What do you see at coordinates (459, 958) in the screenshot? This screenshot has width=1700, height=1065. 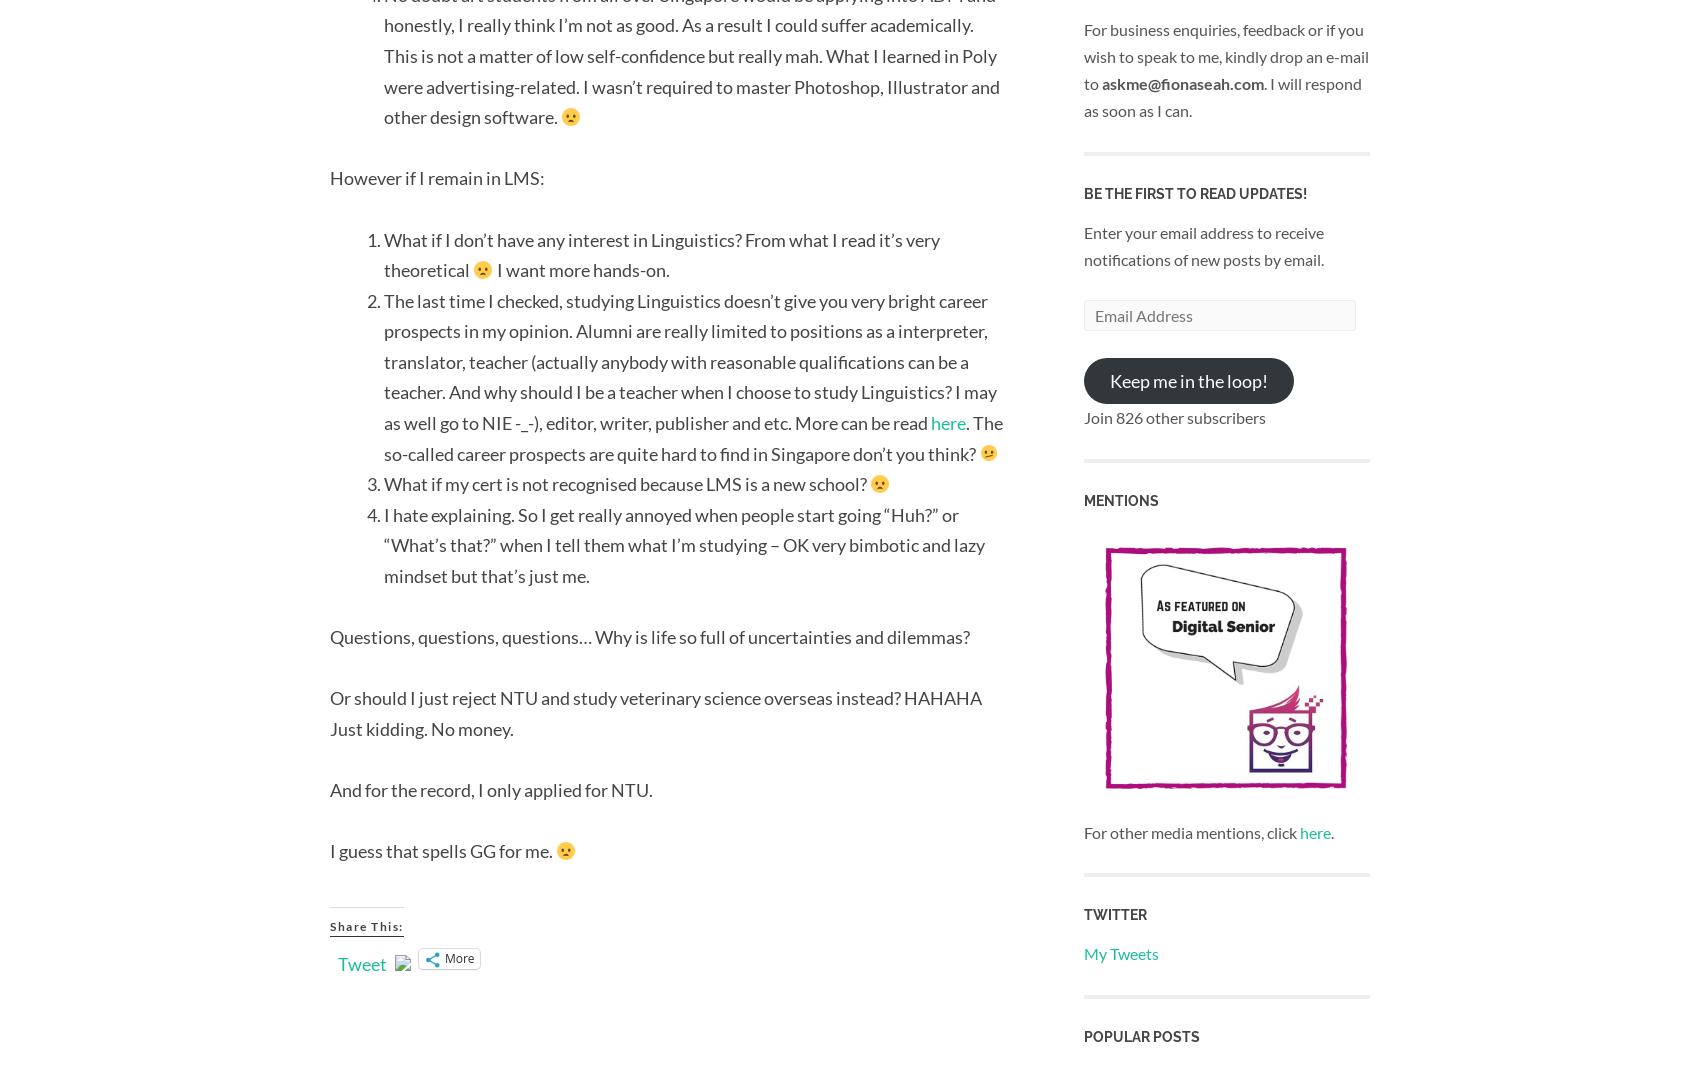 I see `'More'` at bounding box center [459, 958].